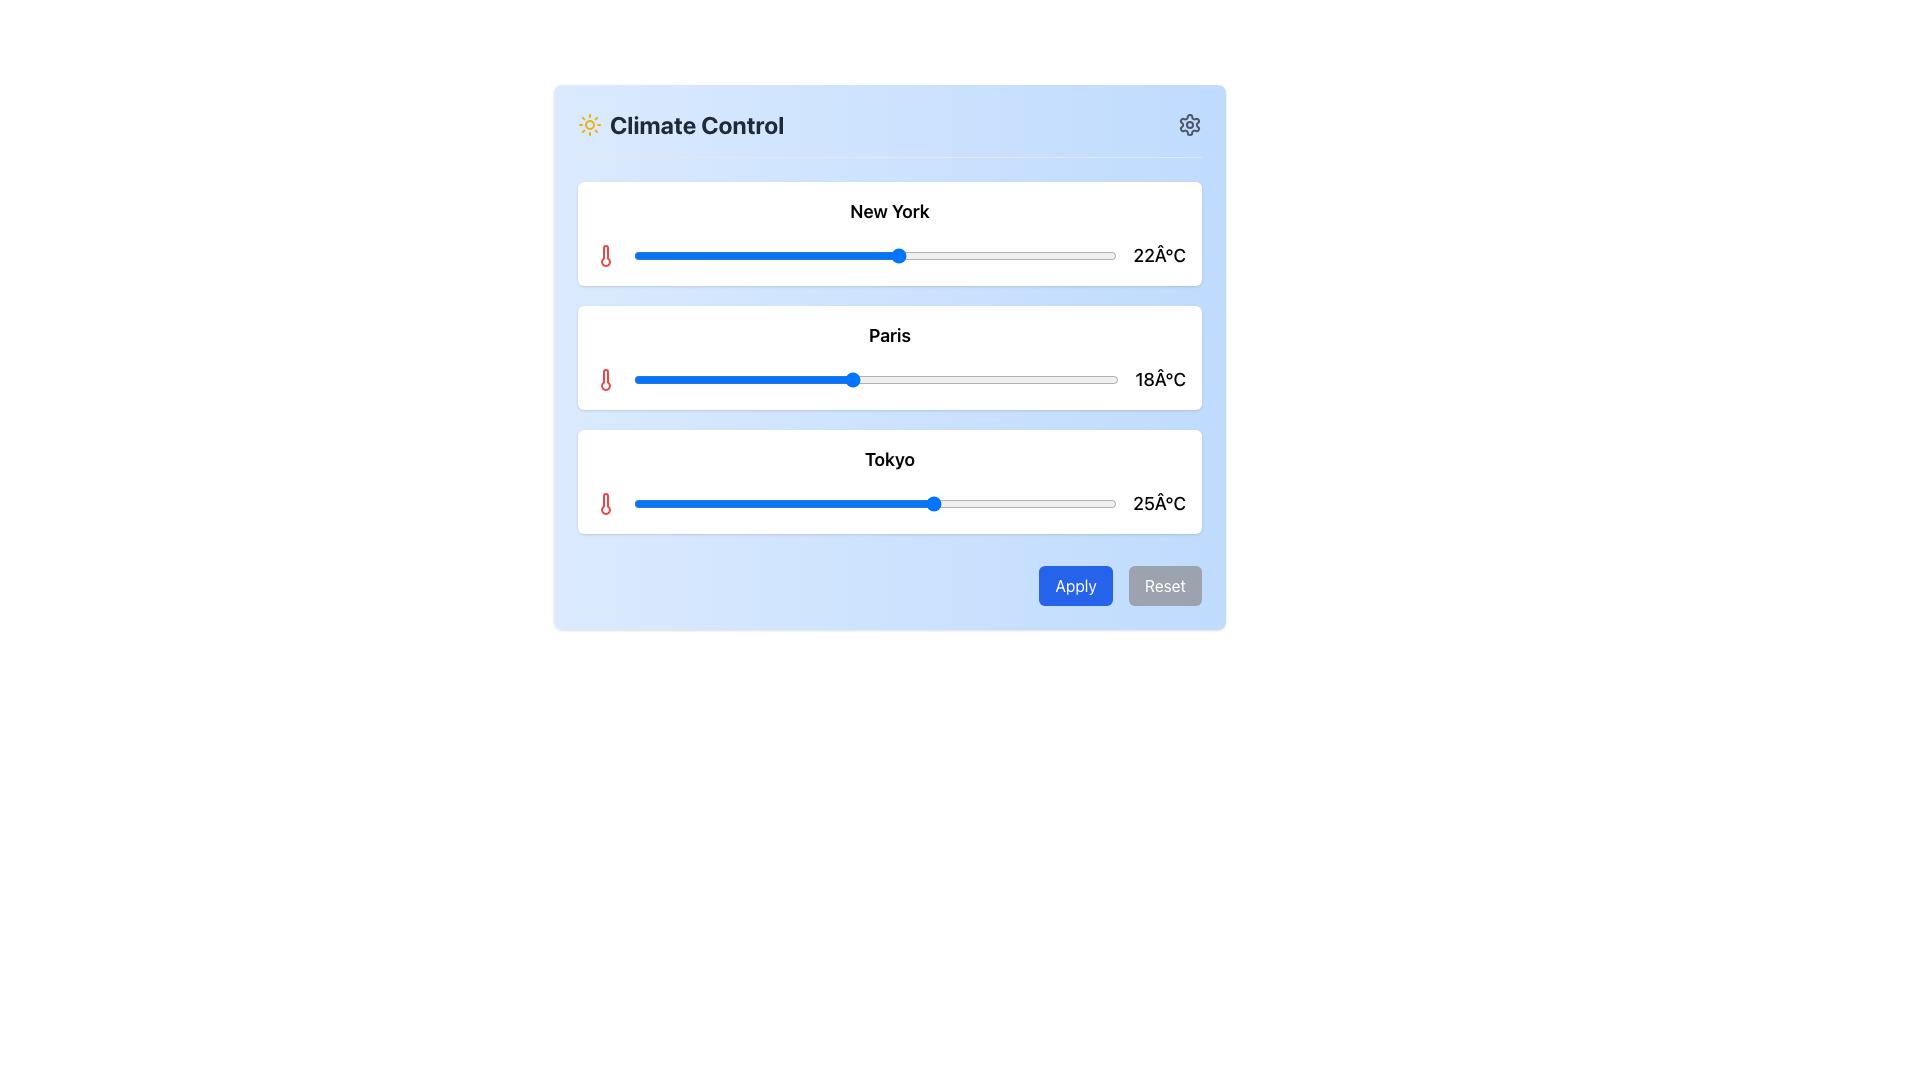 This screenshot has width=1920, height=1080. Describe the element at coordinates (604, 503) in the screenshot. I see `the temperature icon for the 'Tokyo' climate control section, located to the left of the slider and the '25°C' label` at that location.